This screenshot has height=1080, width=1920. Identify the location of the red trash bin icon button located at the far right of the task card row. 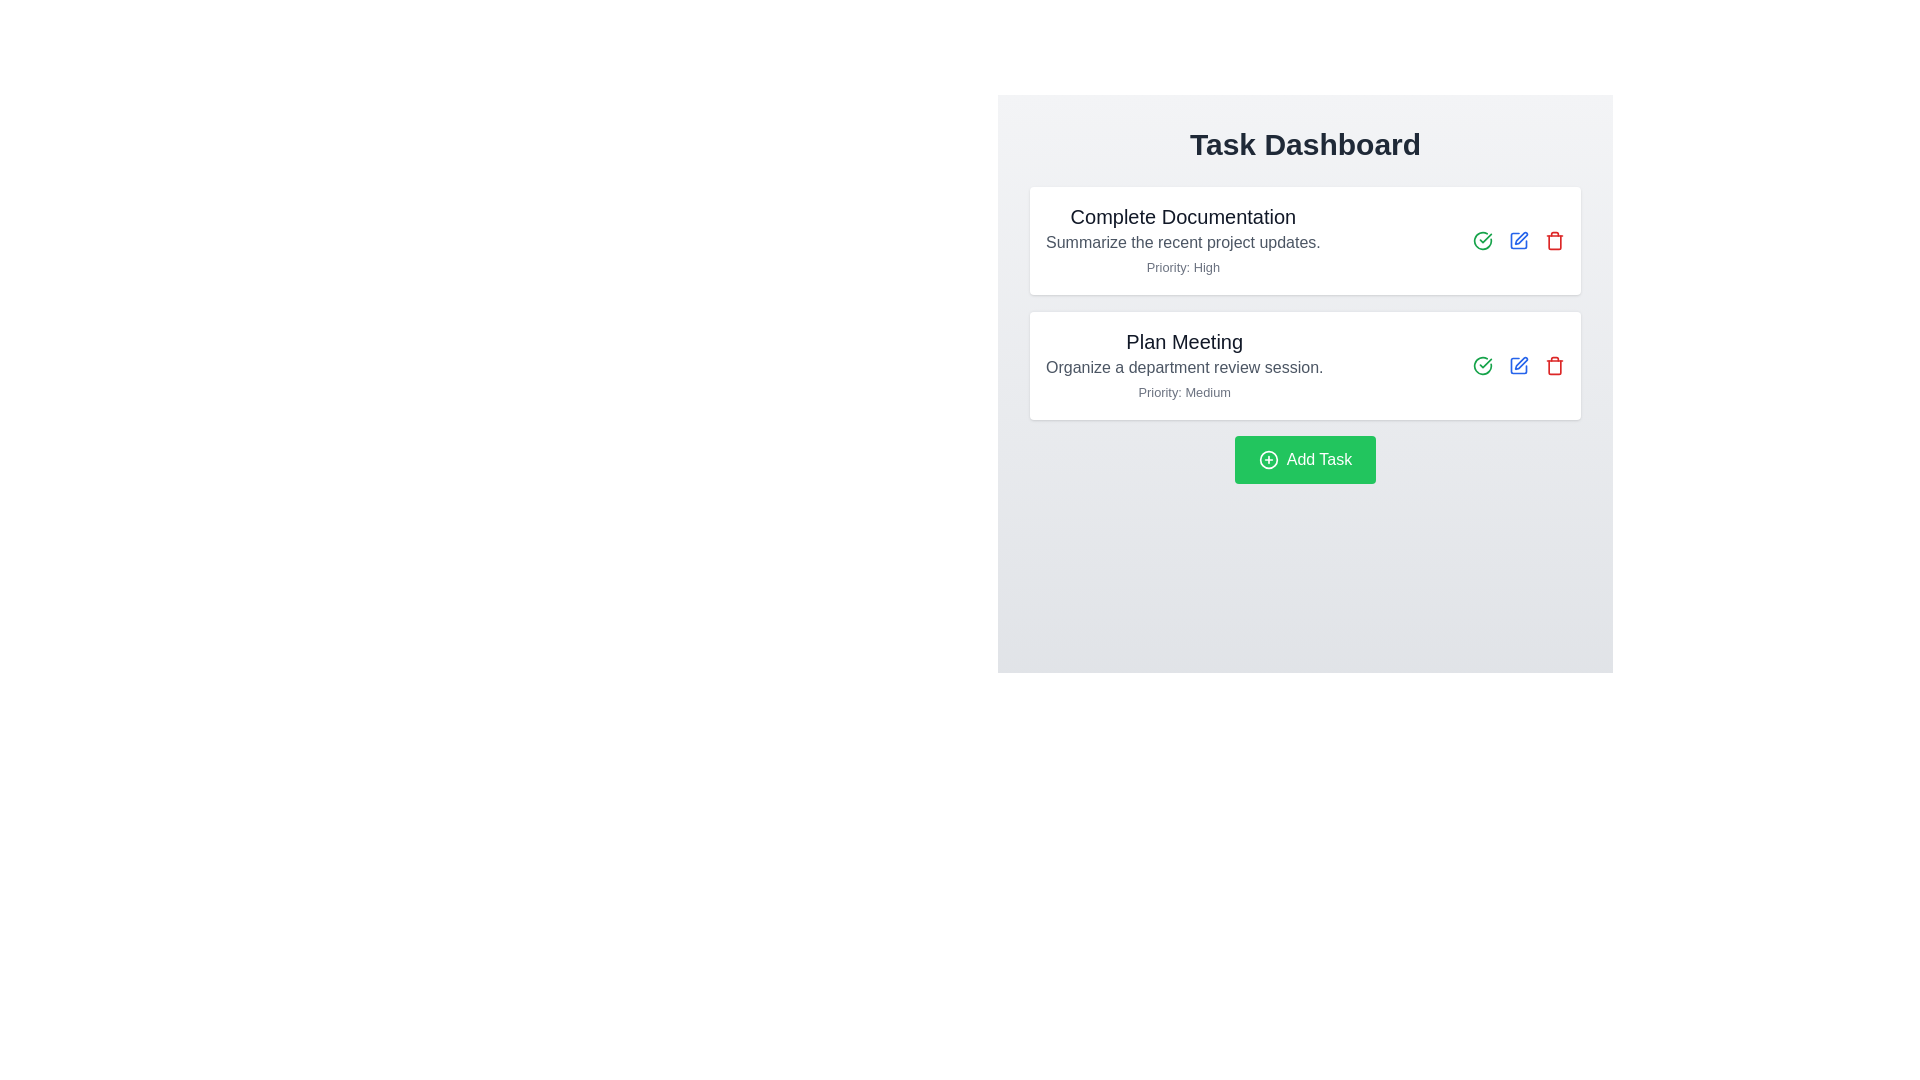
(1554, 366).